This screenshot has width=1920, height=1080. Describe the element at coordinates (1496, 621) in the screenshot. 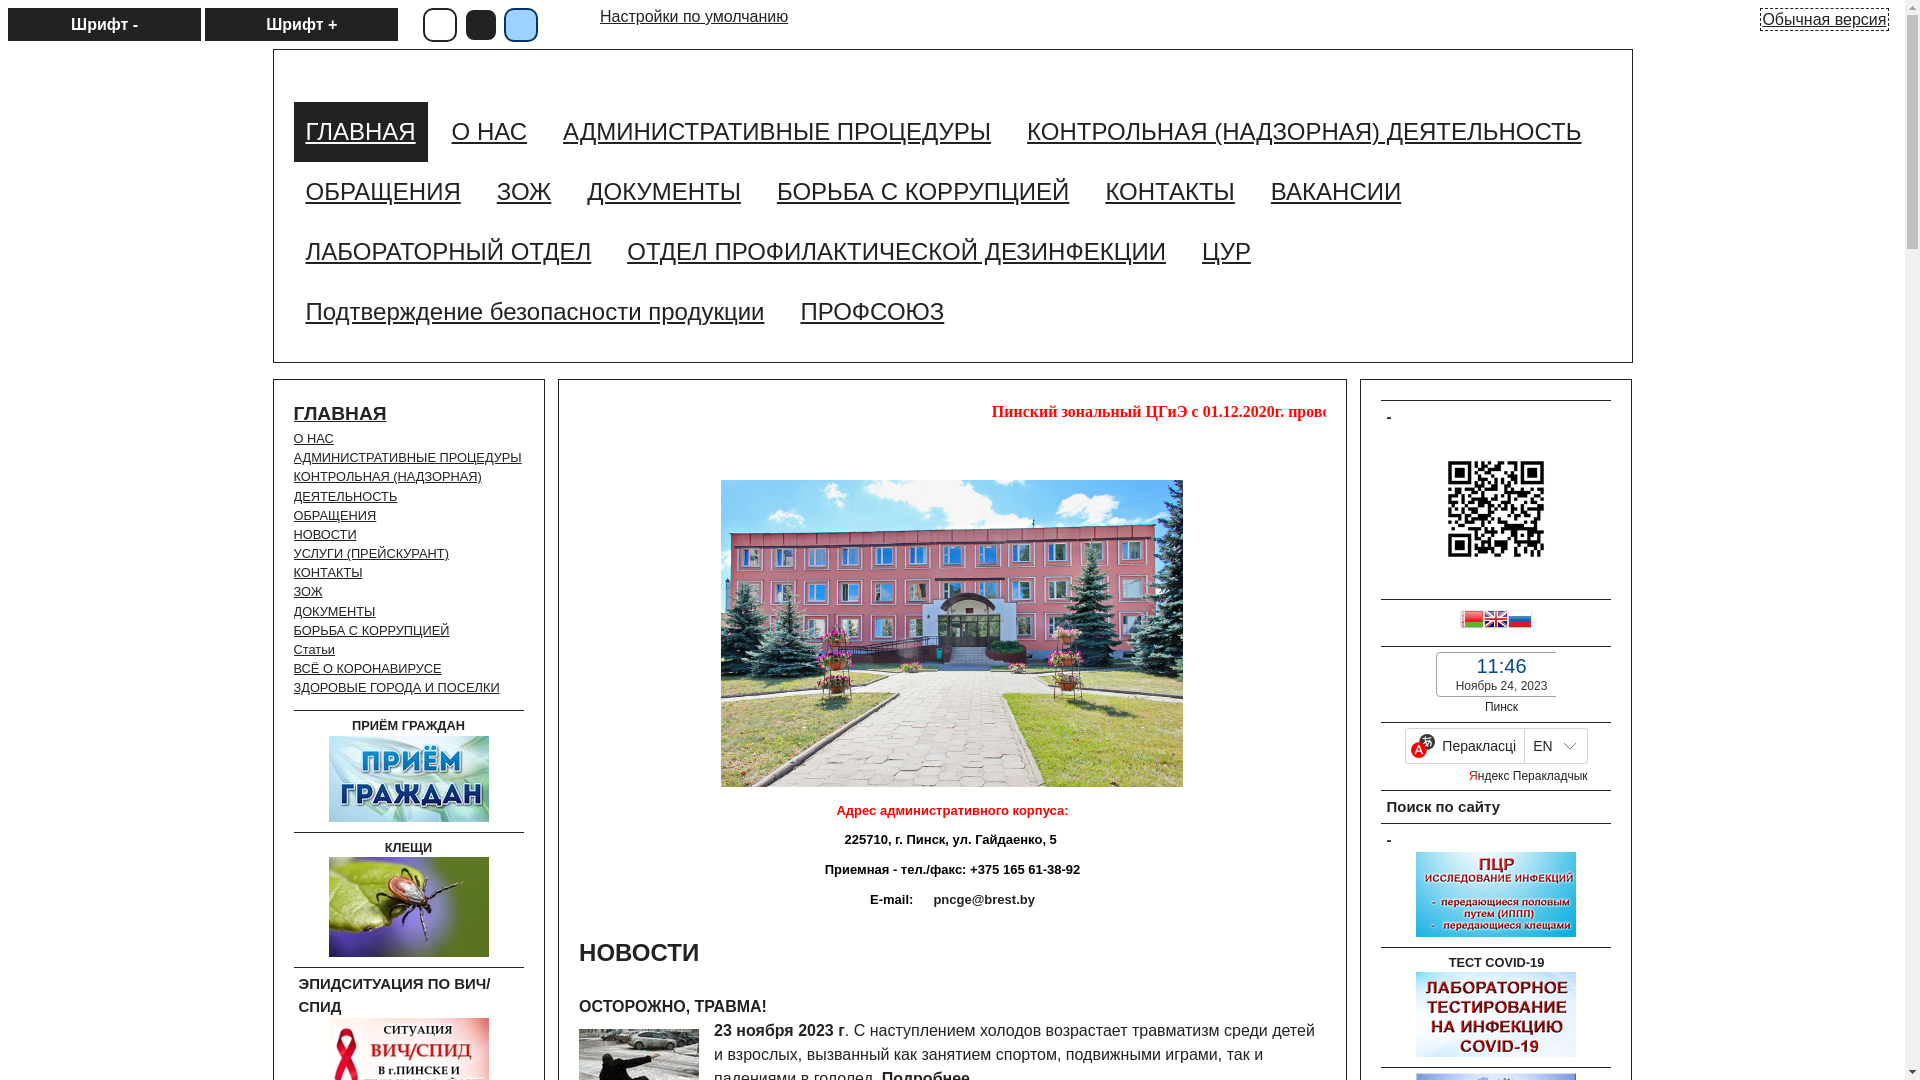

I see `'English'` at that location.